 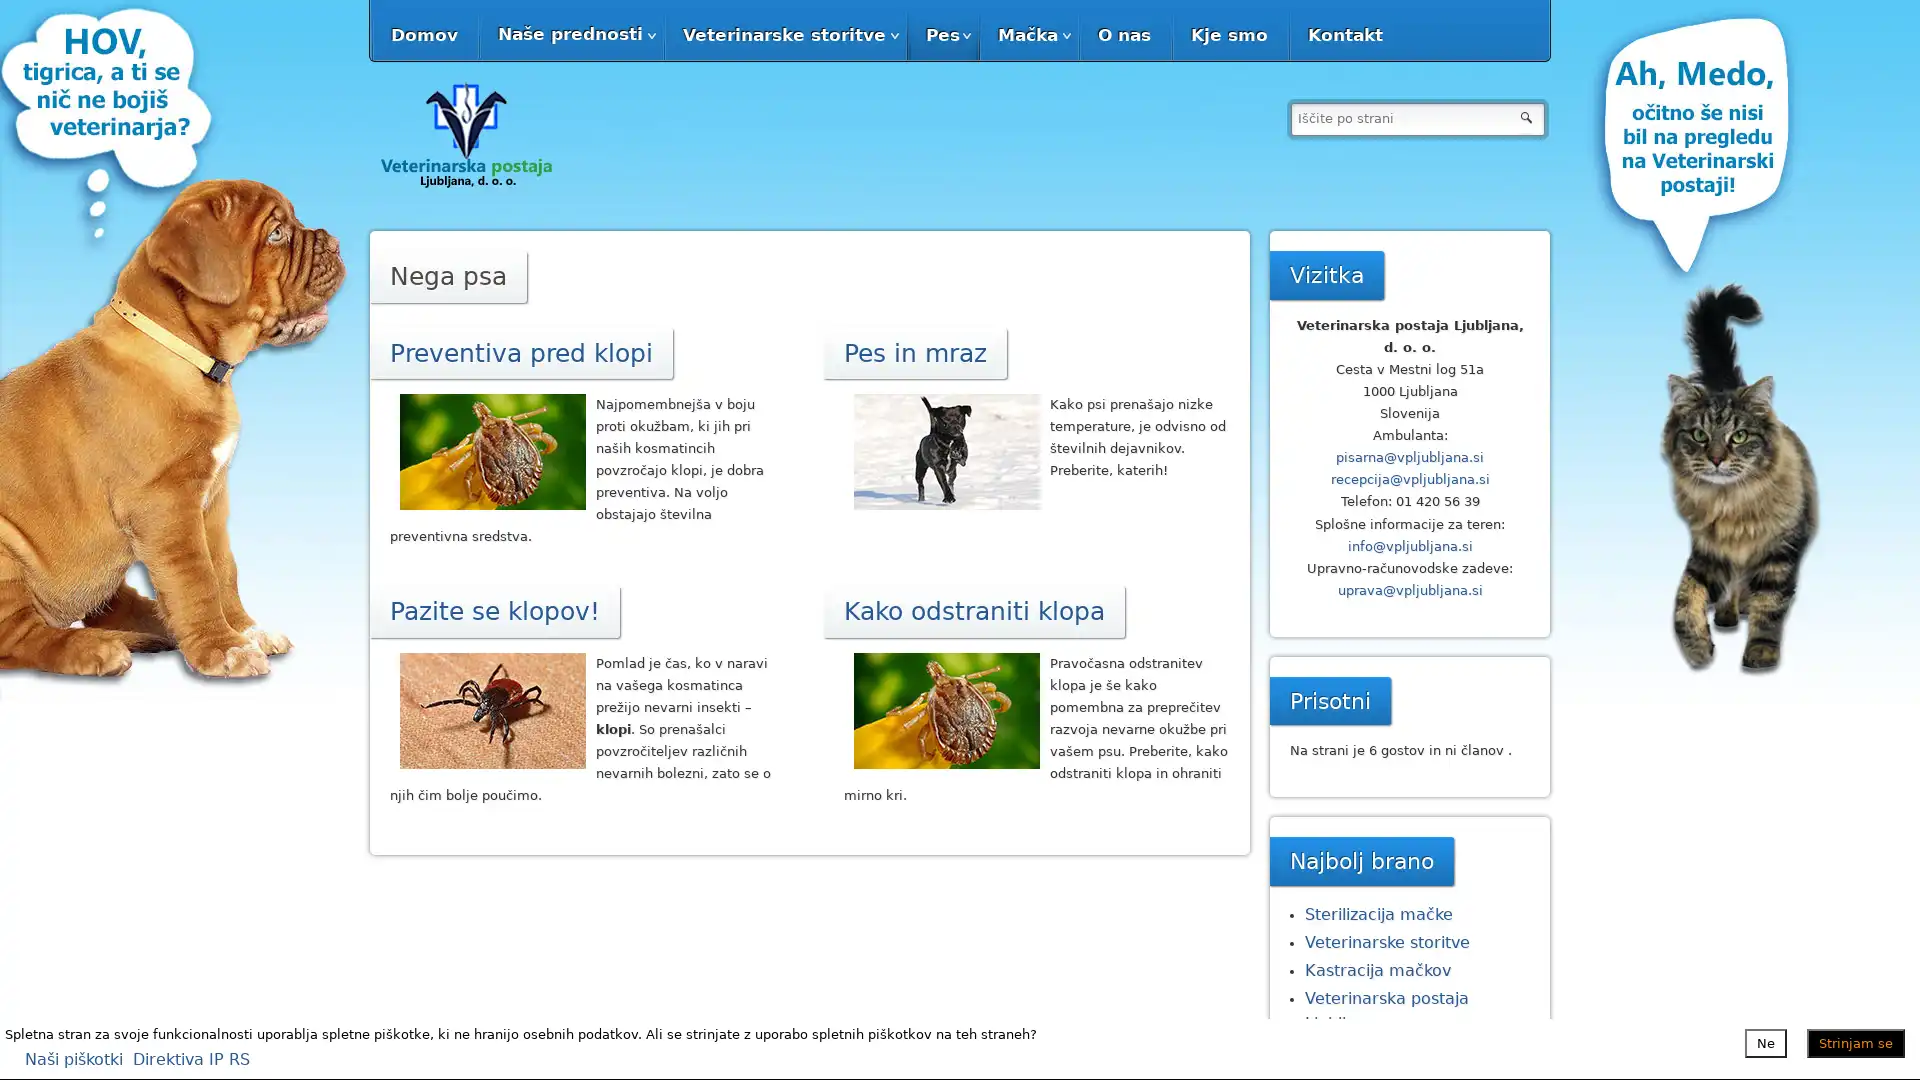 I want to click on Ne, so click(x=1766, y=1041).